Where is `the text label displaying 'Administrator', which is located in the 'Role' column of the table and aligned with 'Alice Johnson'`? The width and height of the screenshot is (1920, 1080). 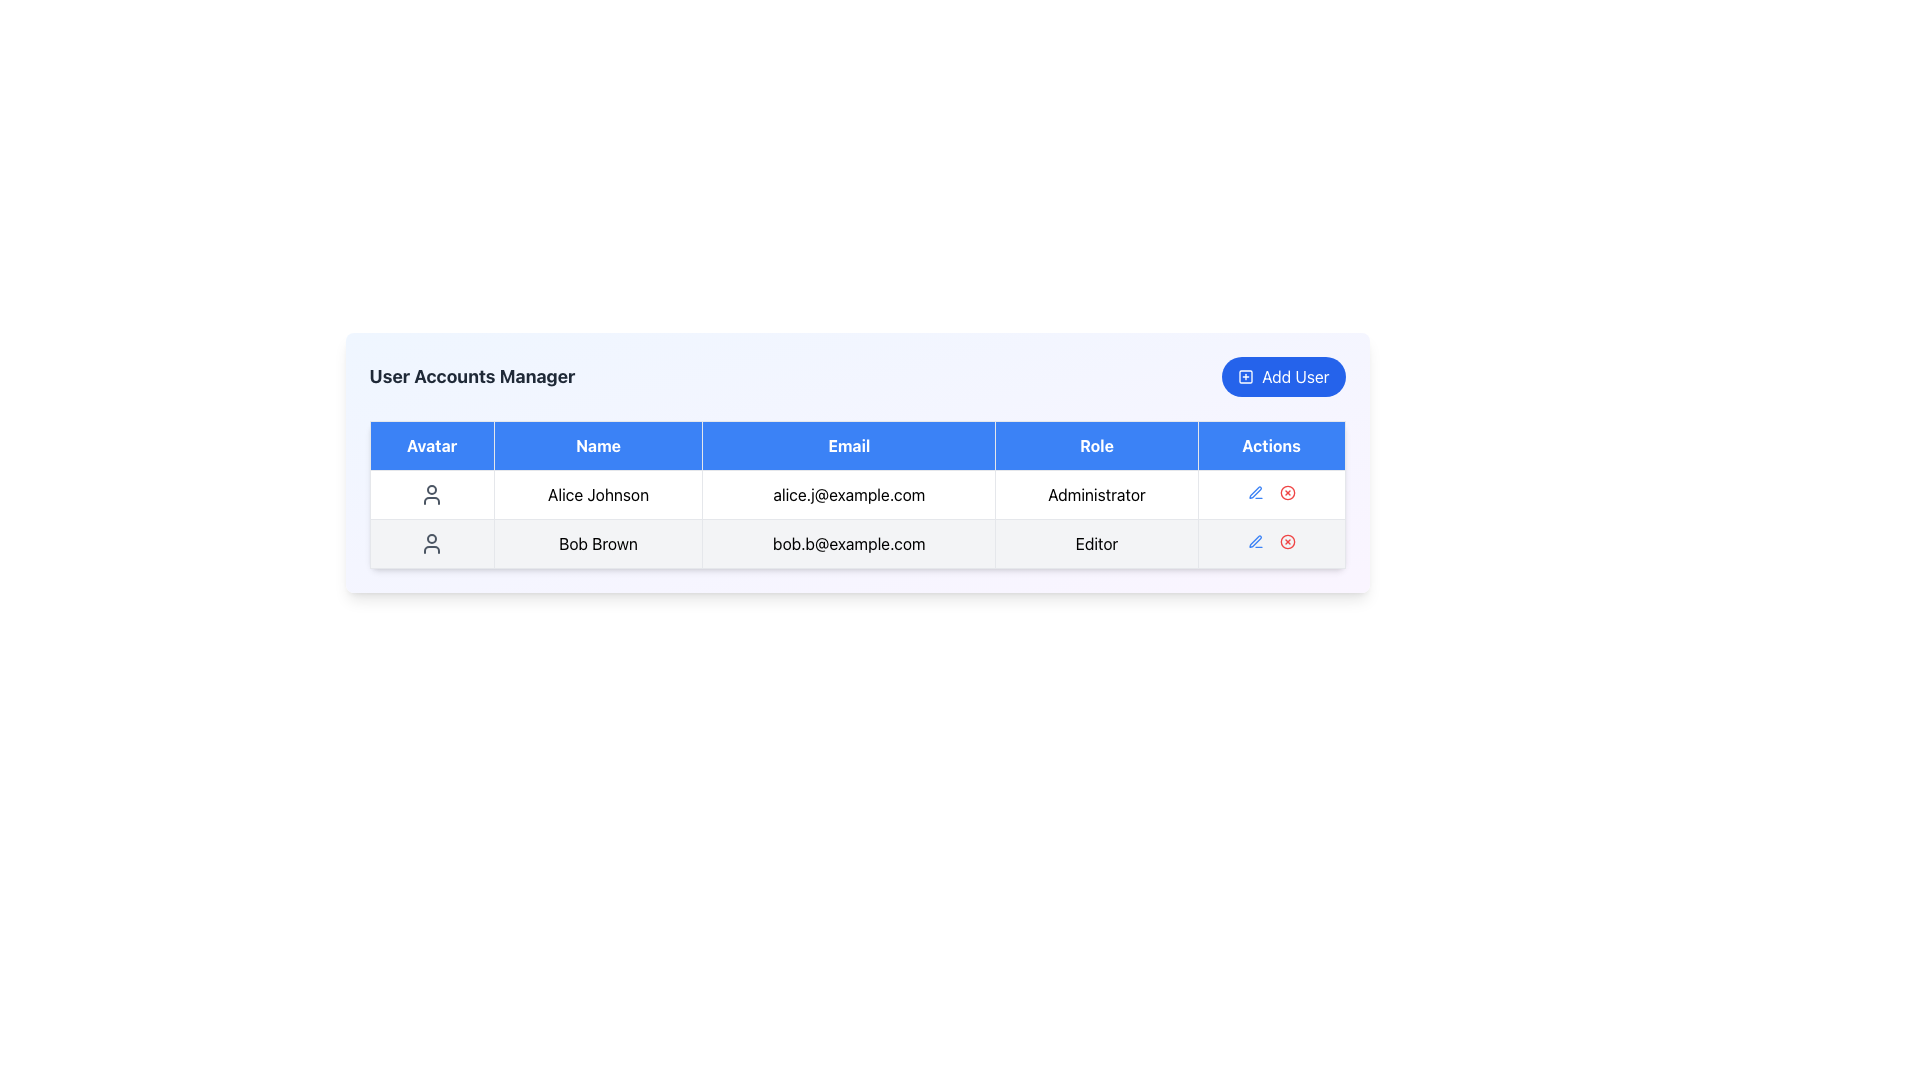
the text label displaying 'Administrator', which is located in the 'Role' column of the table and aligned with 'Alice Johnson' is located at coordinates (1095, 494).